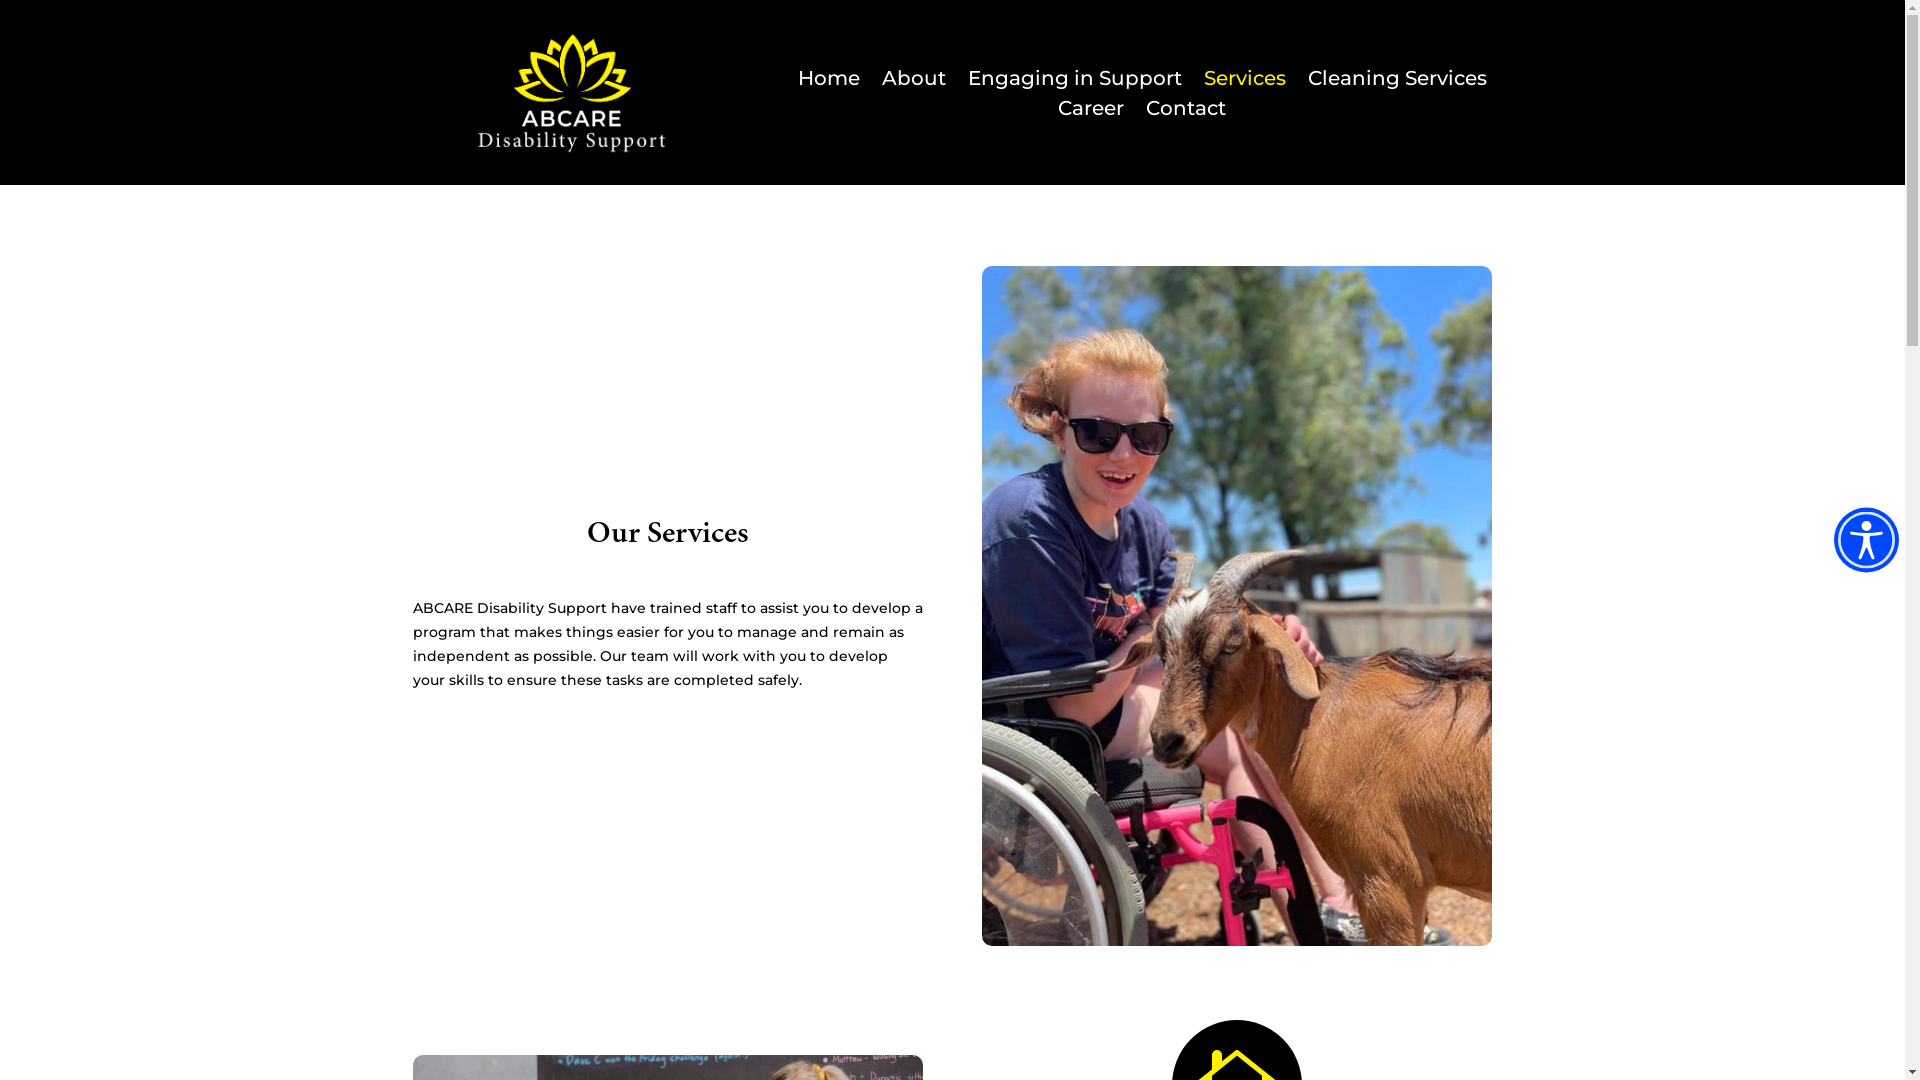 Image resolution: width=1920 pixels, height=1080 pixels. What do you see at coordinates (829, 80) in the screenshot?
I see `'Home'` at bounding box center [829, 80].